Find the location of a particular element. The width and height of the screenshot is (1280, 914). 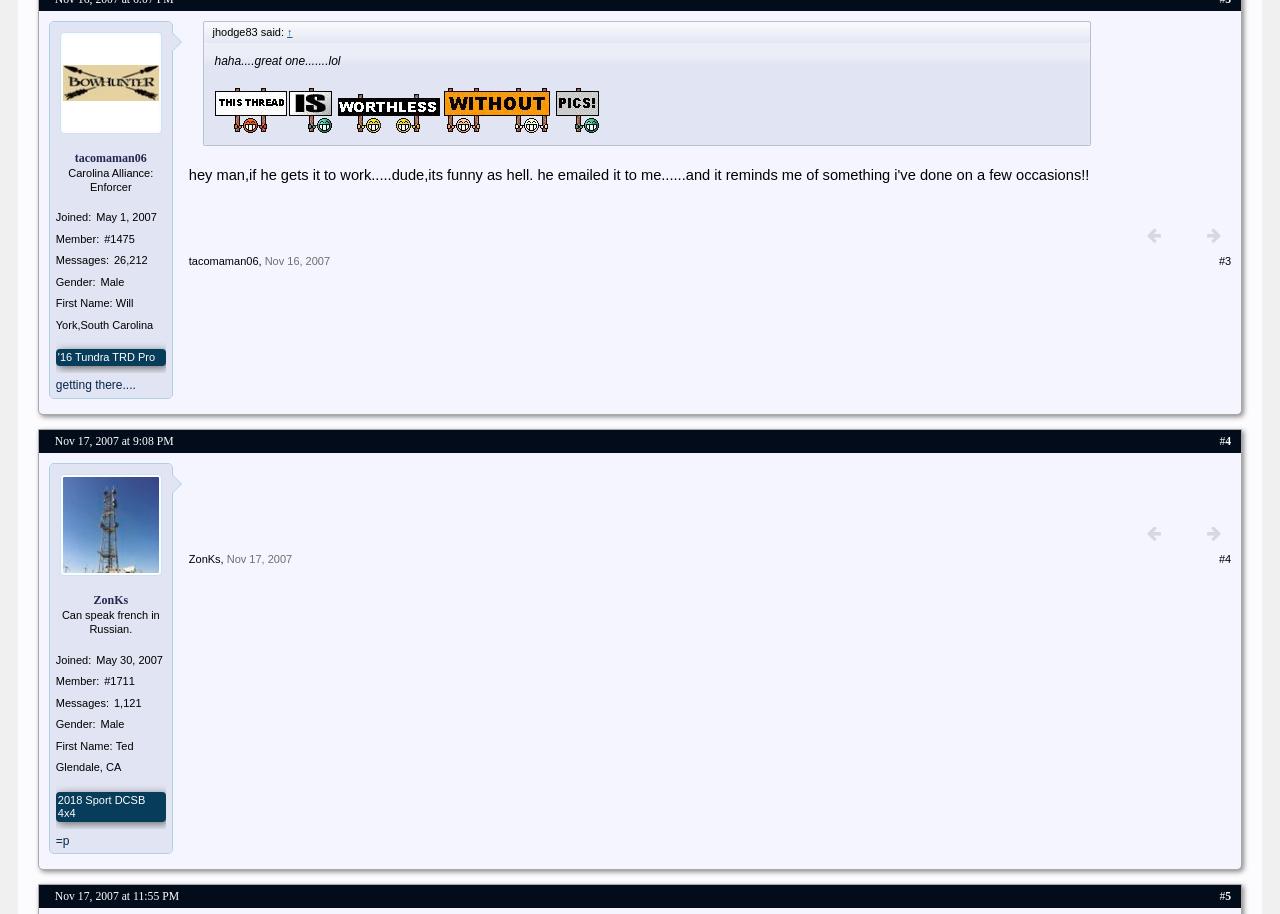

''16 Tundra TRD Pro' is located at coordinates (56, 356).